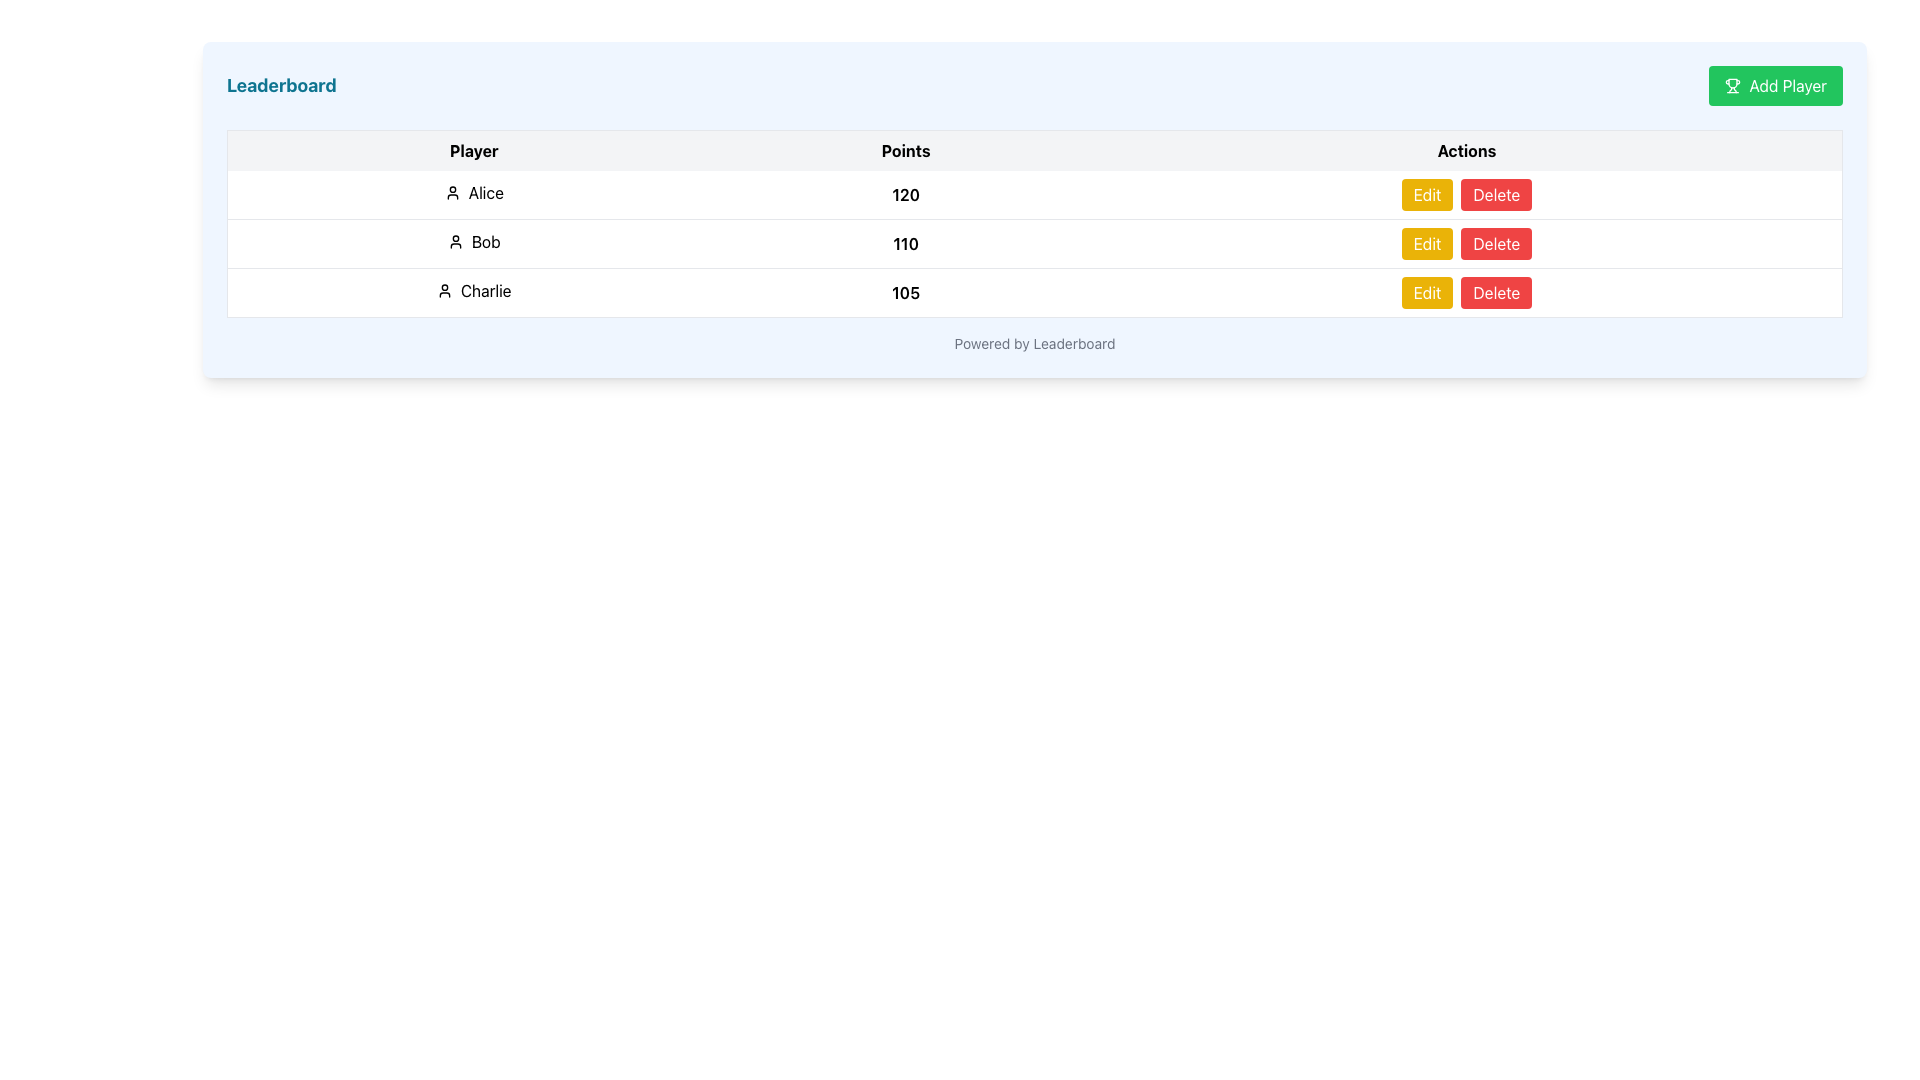 Image resolution: width=1920 pixels, height=1080 pixels. I want to click on the 'Delete' button, which is a red rectangular button with white text, located in the Actions column of the table after the 'Edit' button, to change its color, so click(1496, 195).